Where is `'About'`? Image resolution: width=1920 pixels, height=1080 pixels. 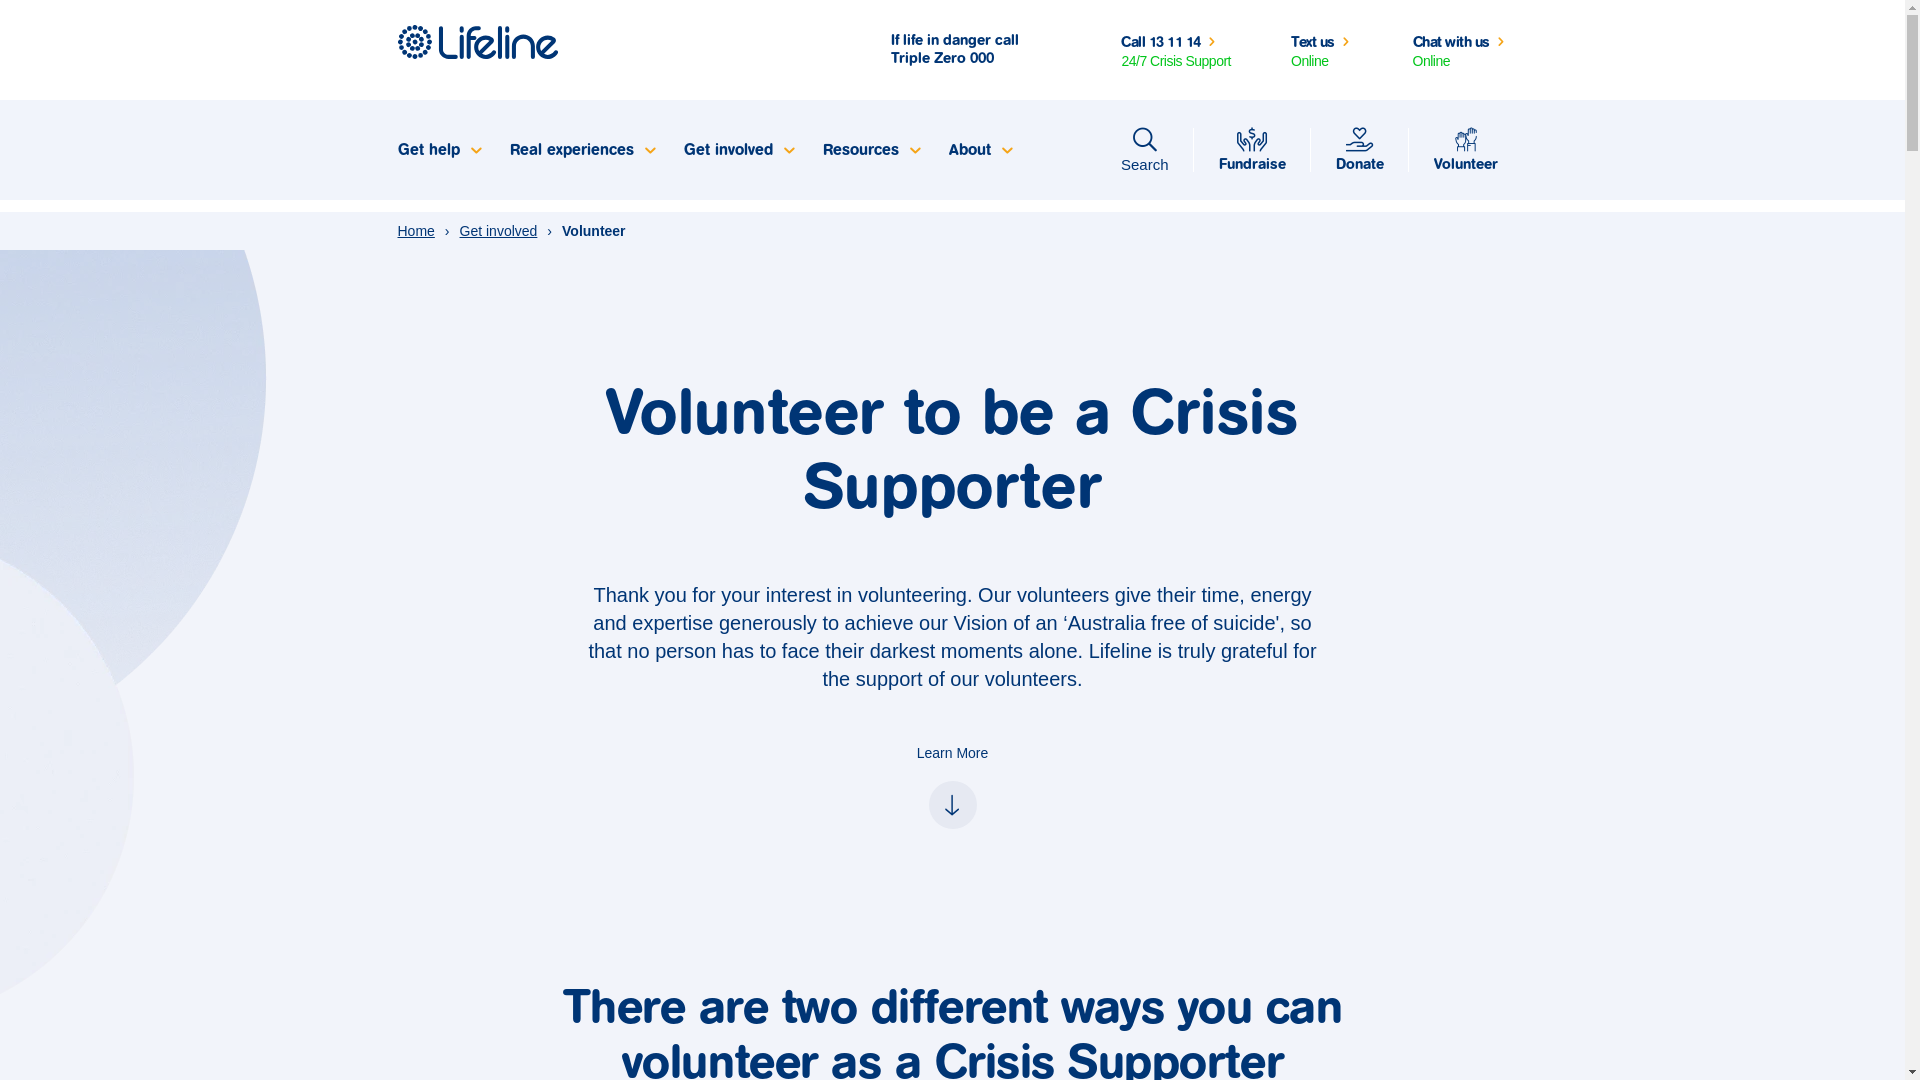
'About' is located at coordinates (979, 149).